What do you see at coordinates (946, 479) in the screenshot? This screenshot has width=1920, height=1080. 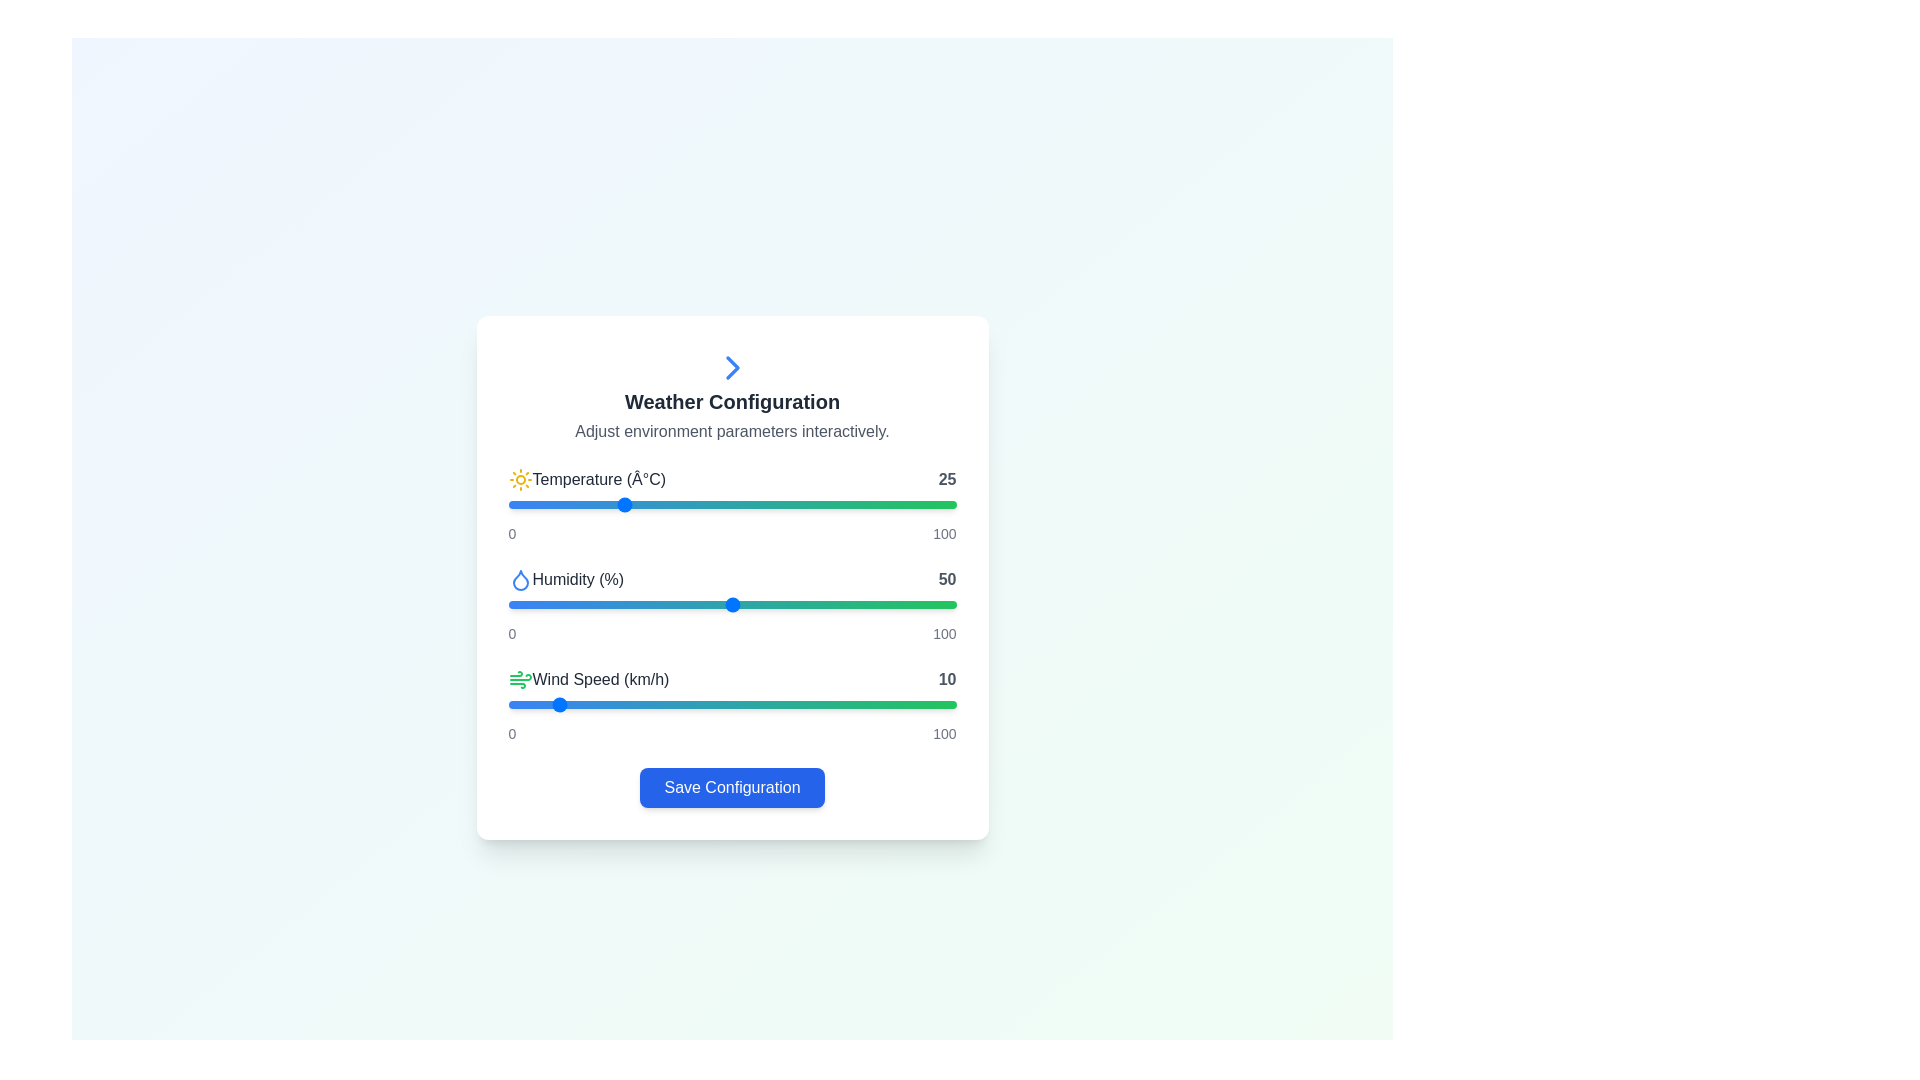 I see `the Text display element that shows the current temperature value in degrees Celsius, located at the rightmost side of the 'Weather Configuration' section` at bounding box center [946, 479].